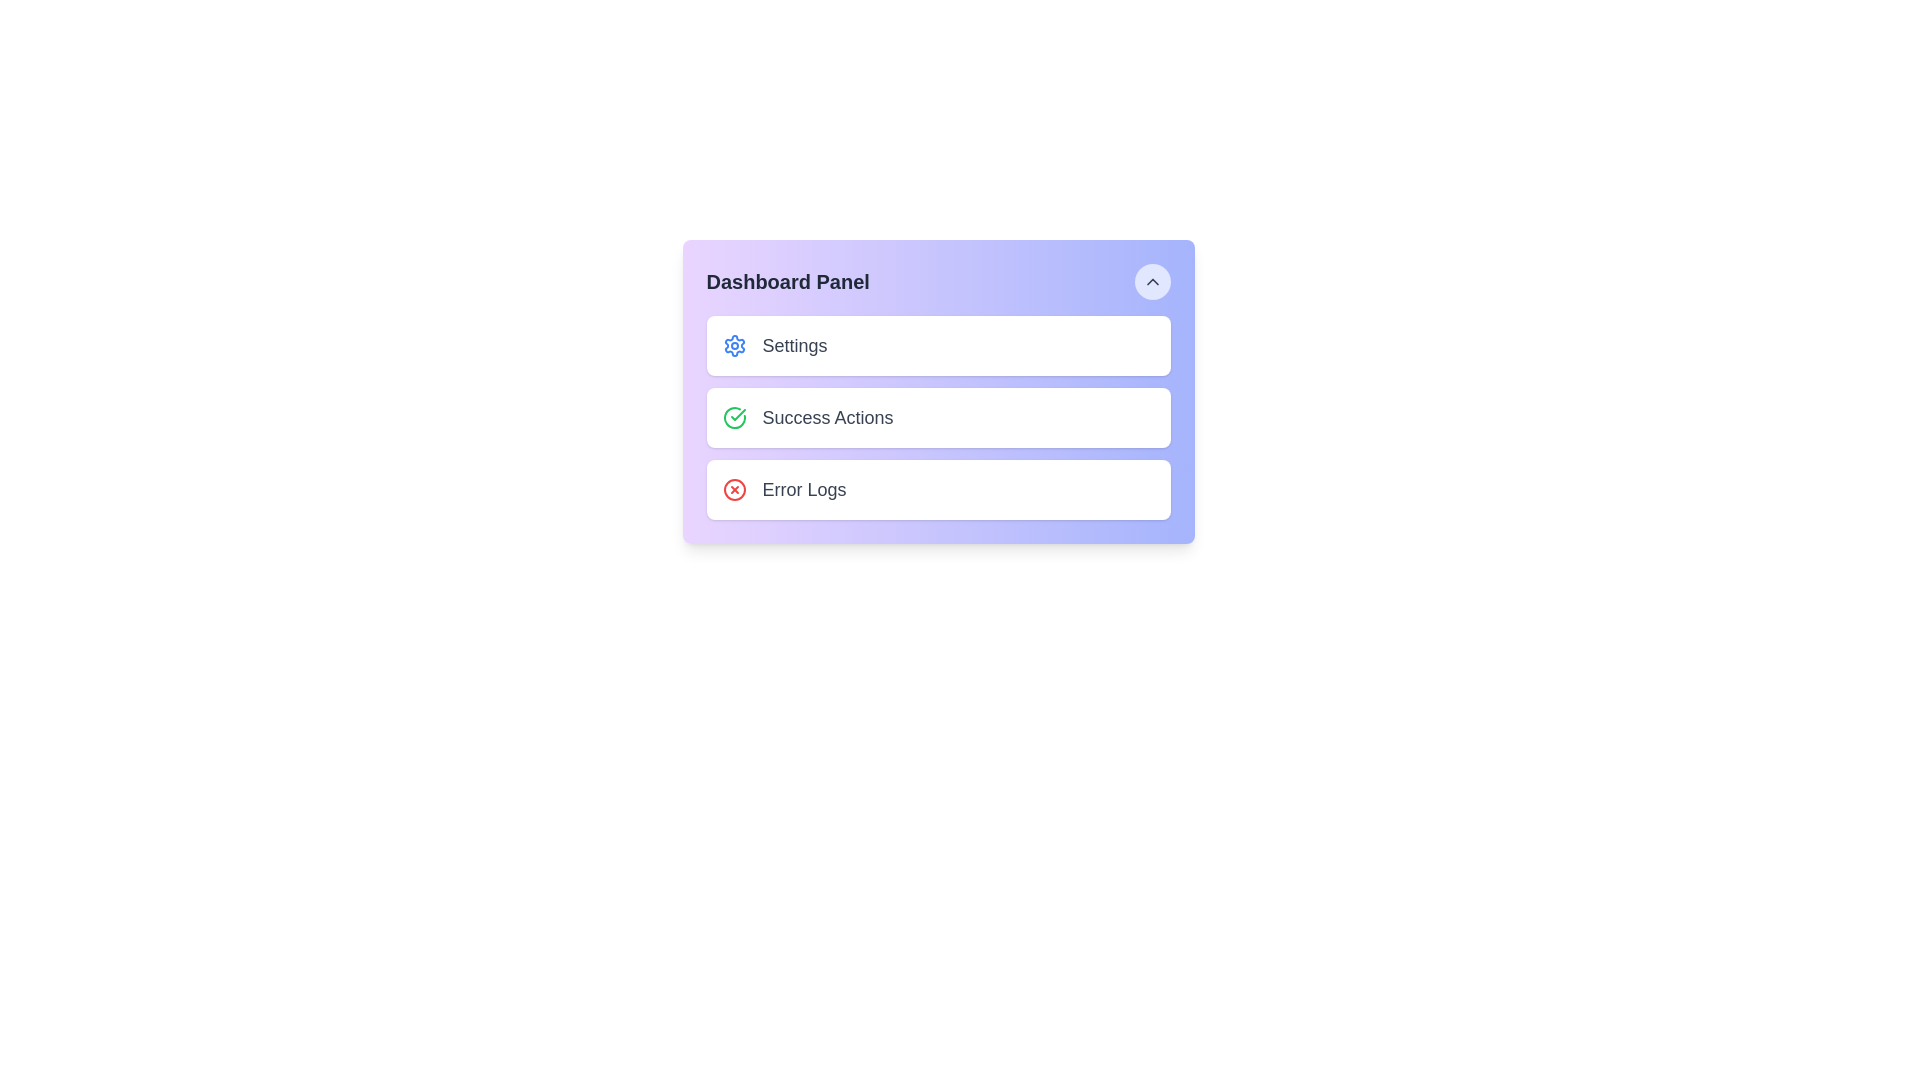  Describe the element at coordinates (794, 345) in the screenshot. I see `the 'Settings' text label component, which describes a configuration feature and is positioned to the right of a gear icon within a rectangular card in the 'Dashboard Panel'` at that location.